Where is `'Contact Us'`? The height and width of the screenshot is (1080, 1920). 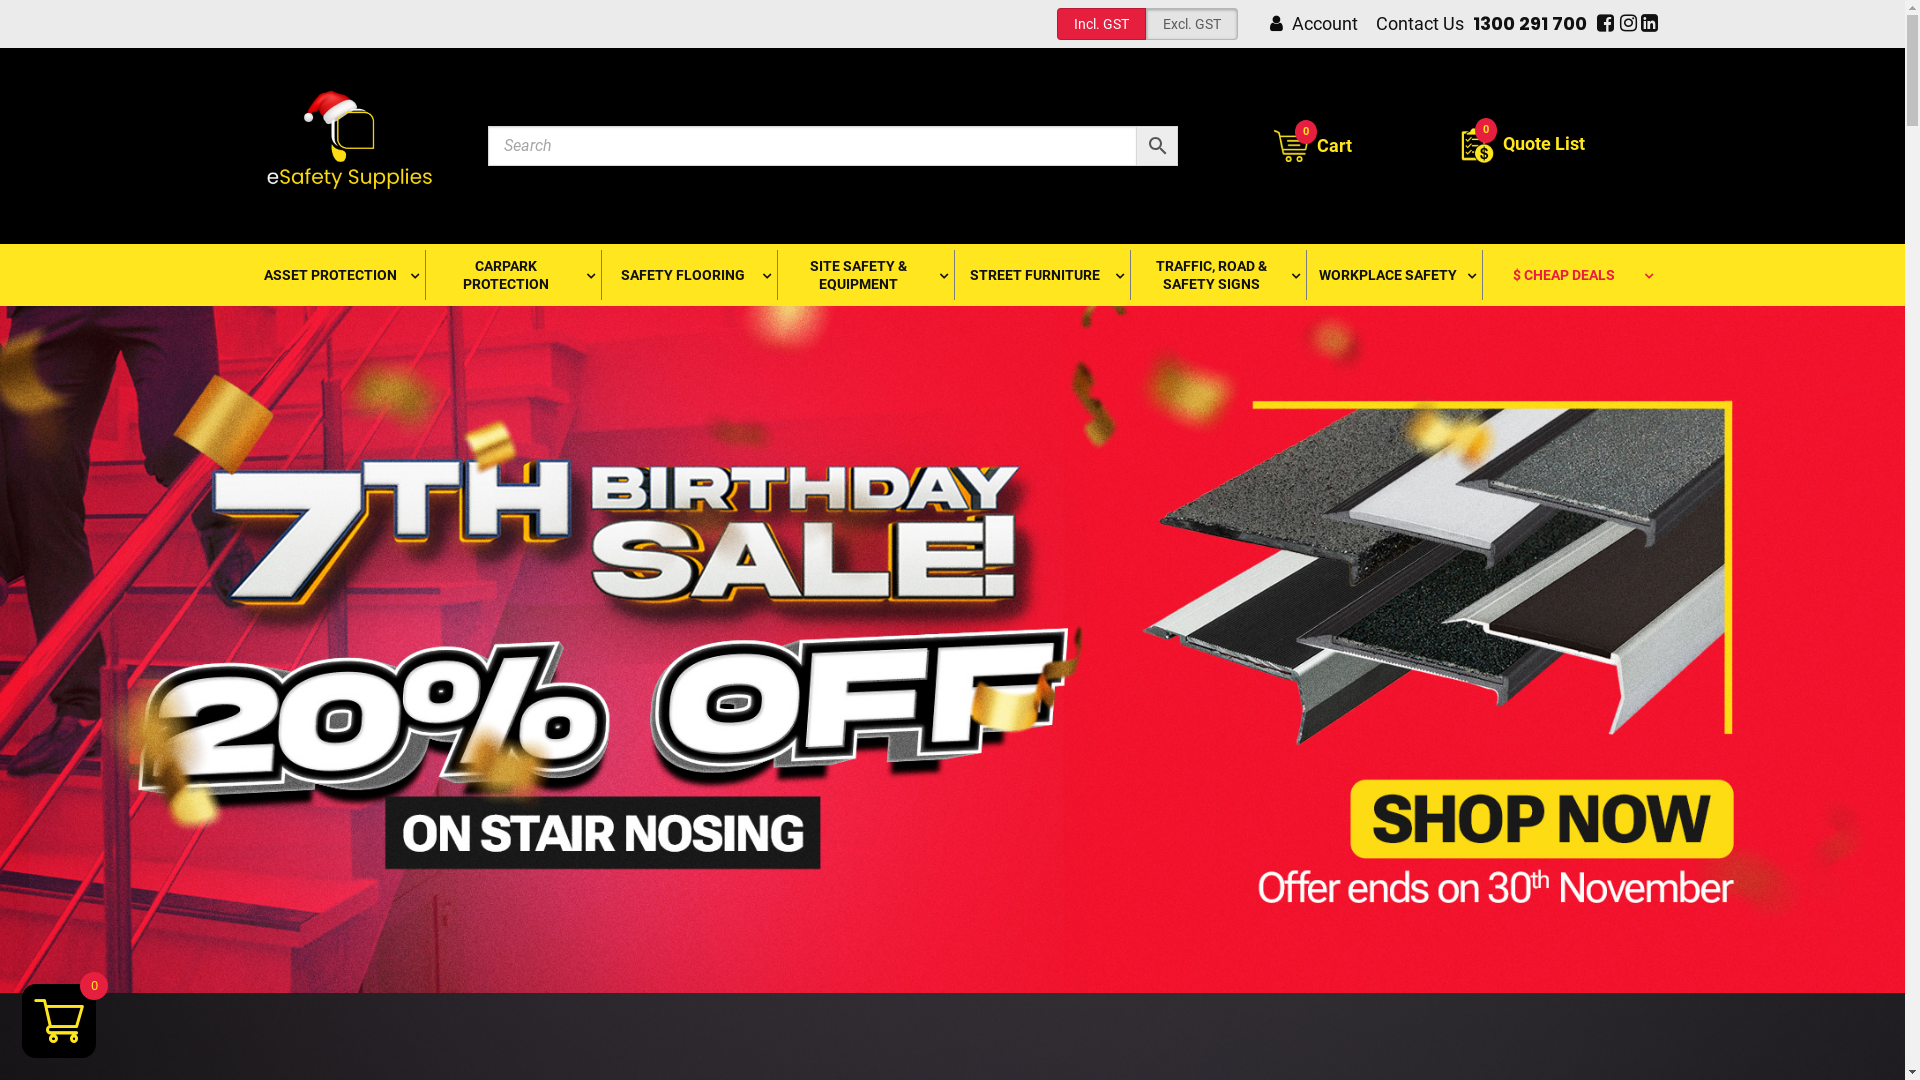
'Contact Us' is located at coordinates (1419, 23).